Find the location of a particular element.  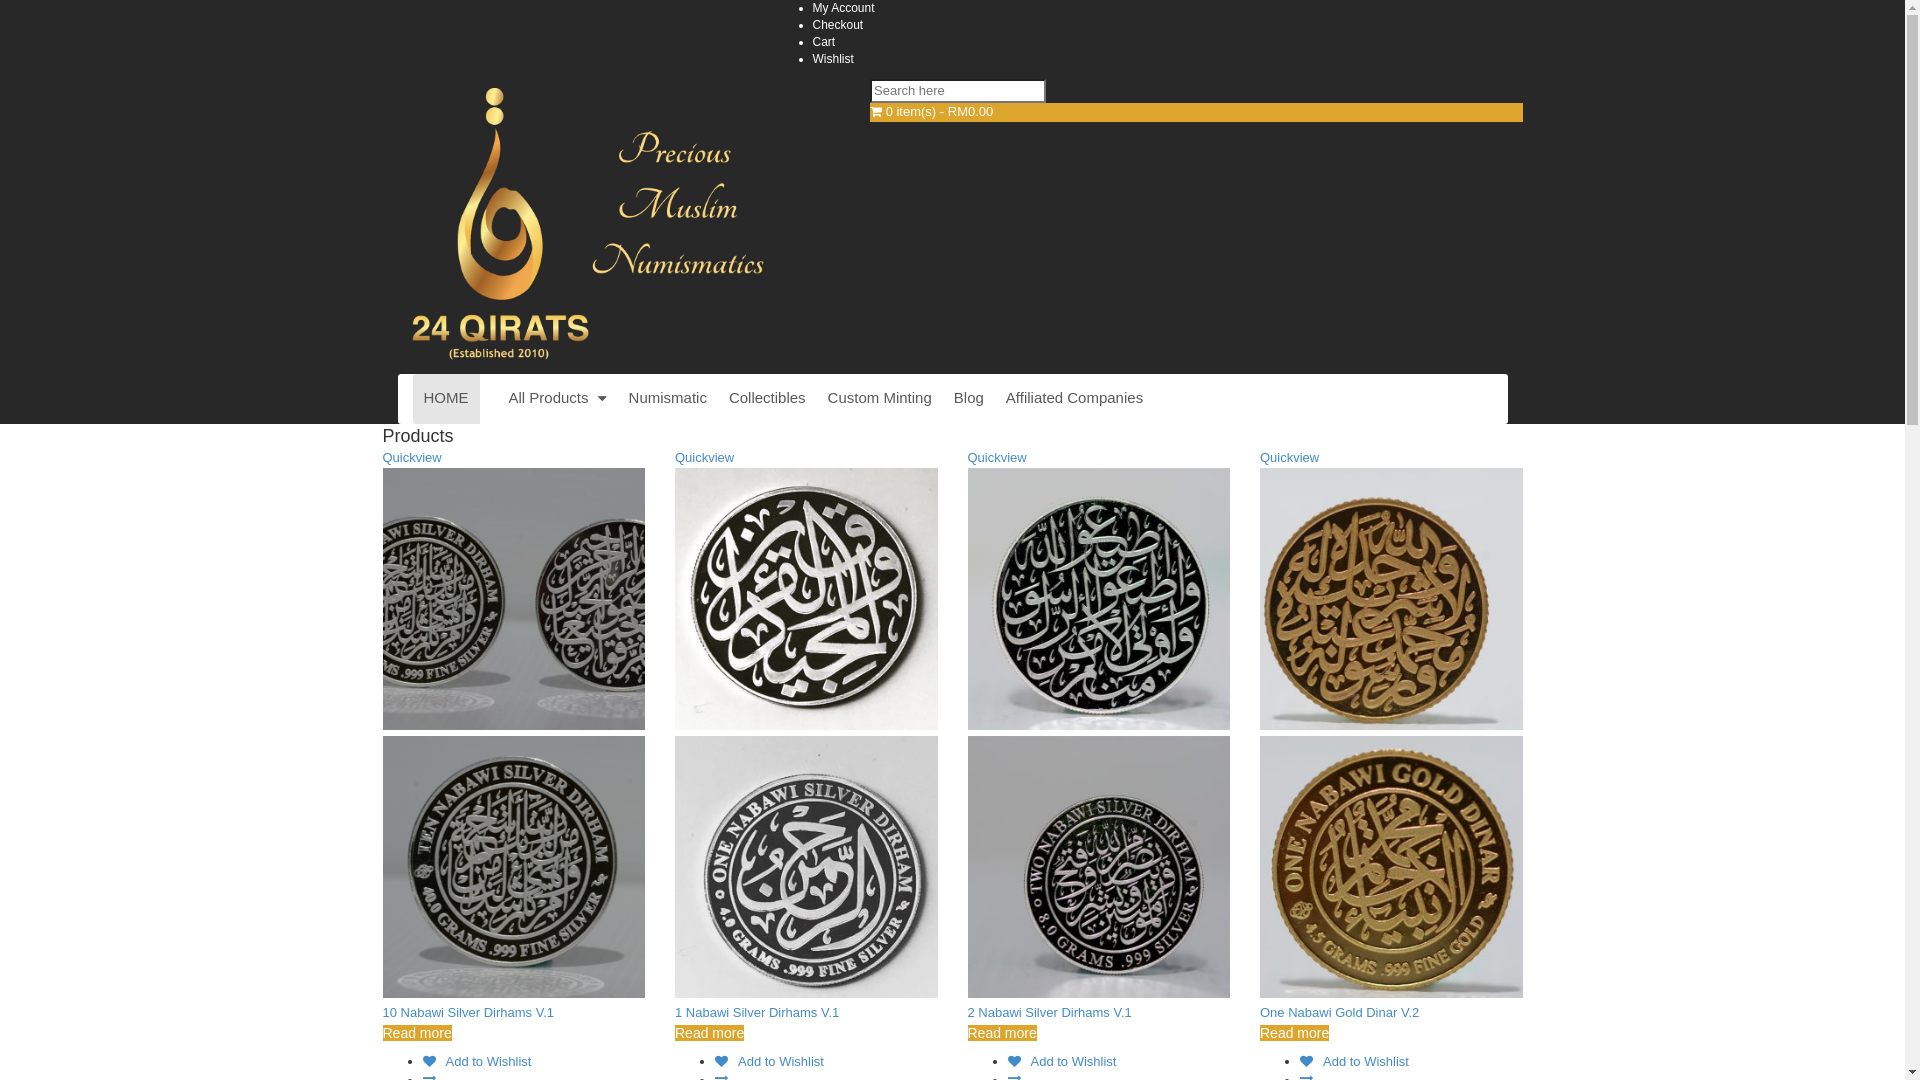

'Wishlist' is located at coordinates (832, 57).